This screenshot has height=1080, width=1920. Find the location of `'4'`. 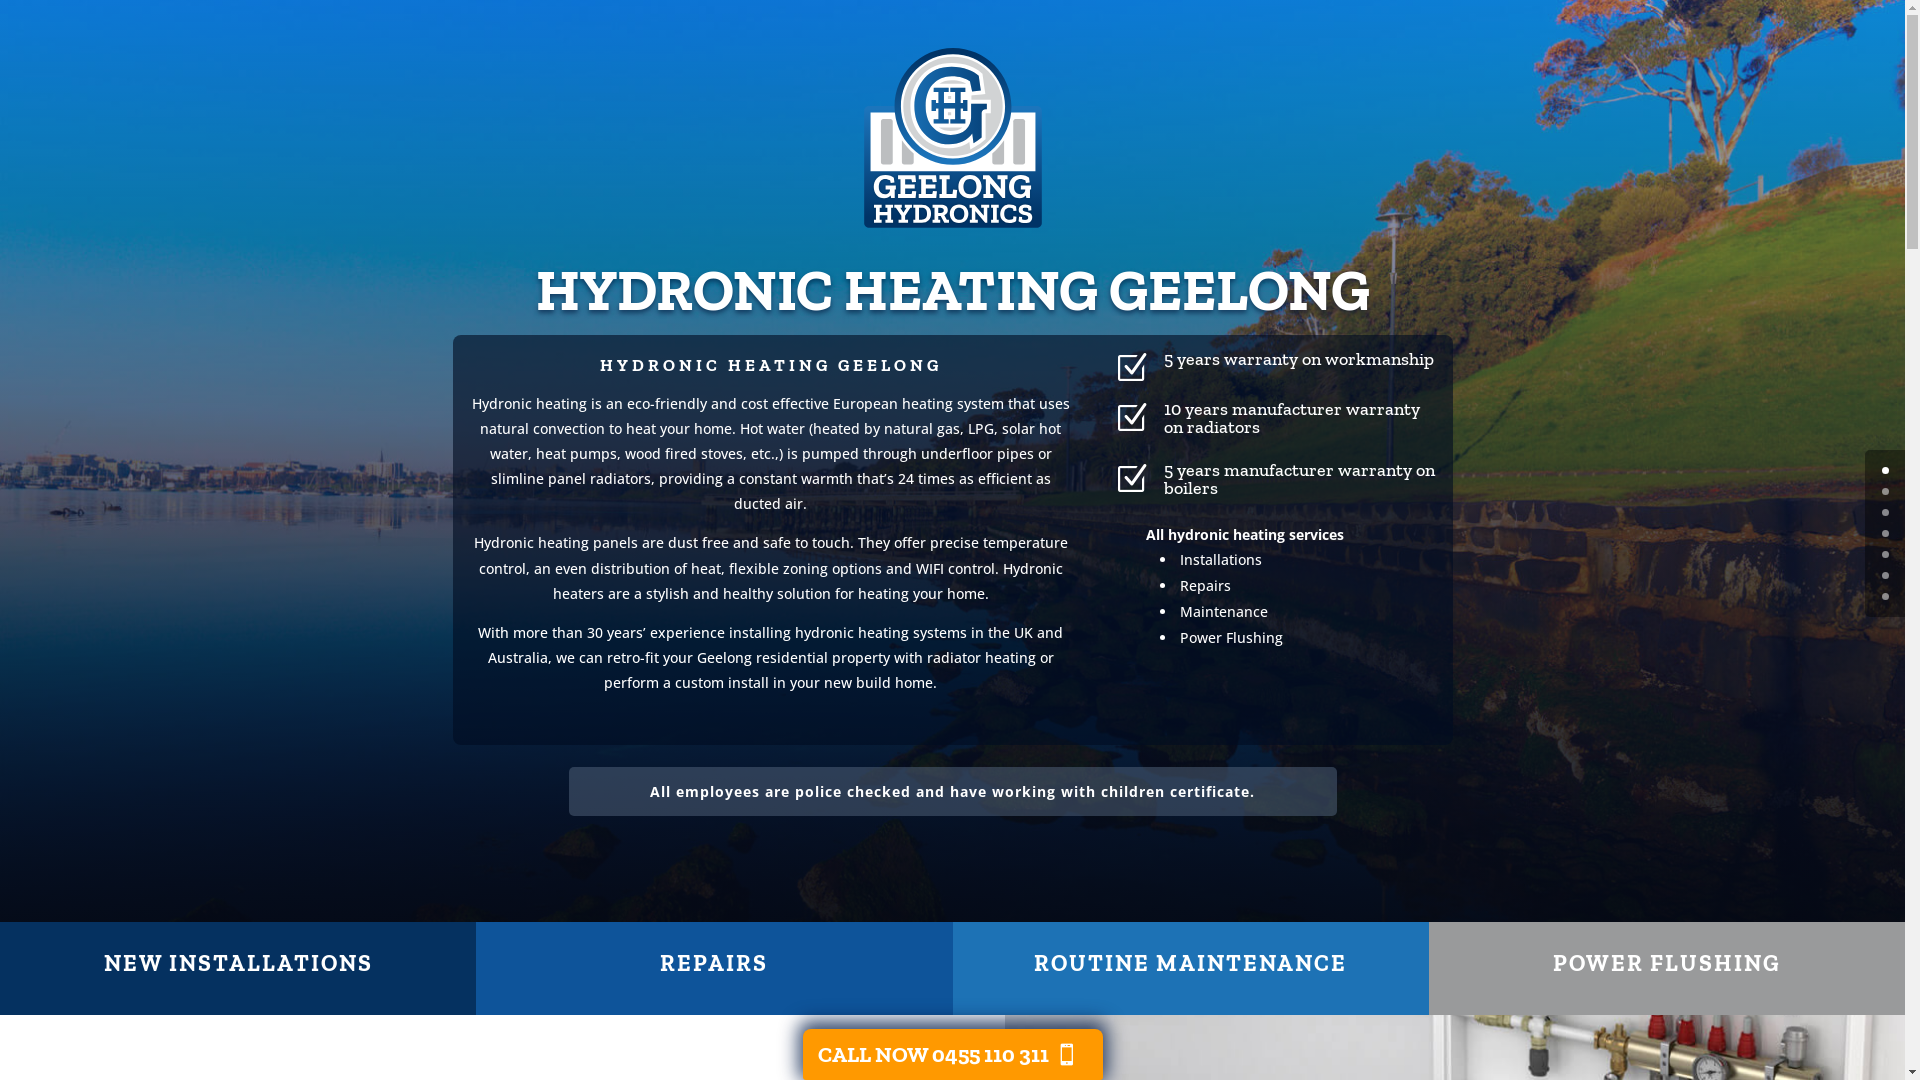

'4' is located at coordinates (1884, 554).